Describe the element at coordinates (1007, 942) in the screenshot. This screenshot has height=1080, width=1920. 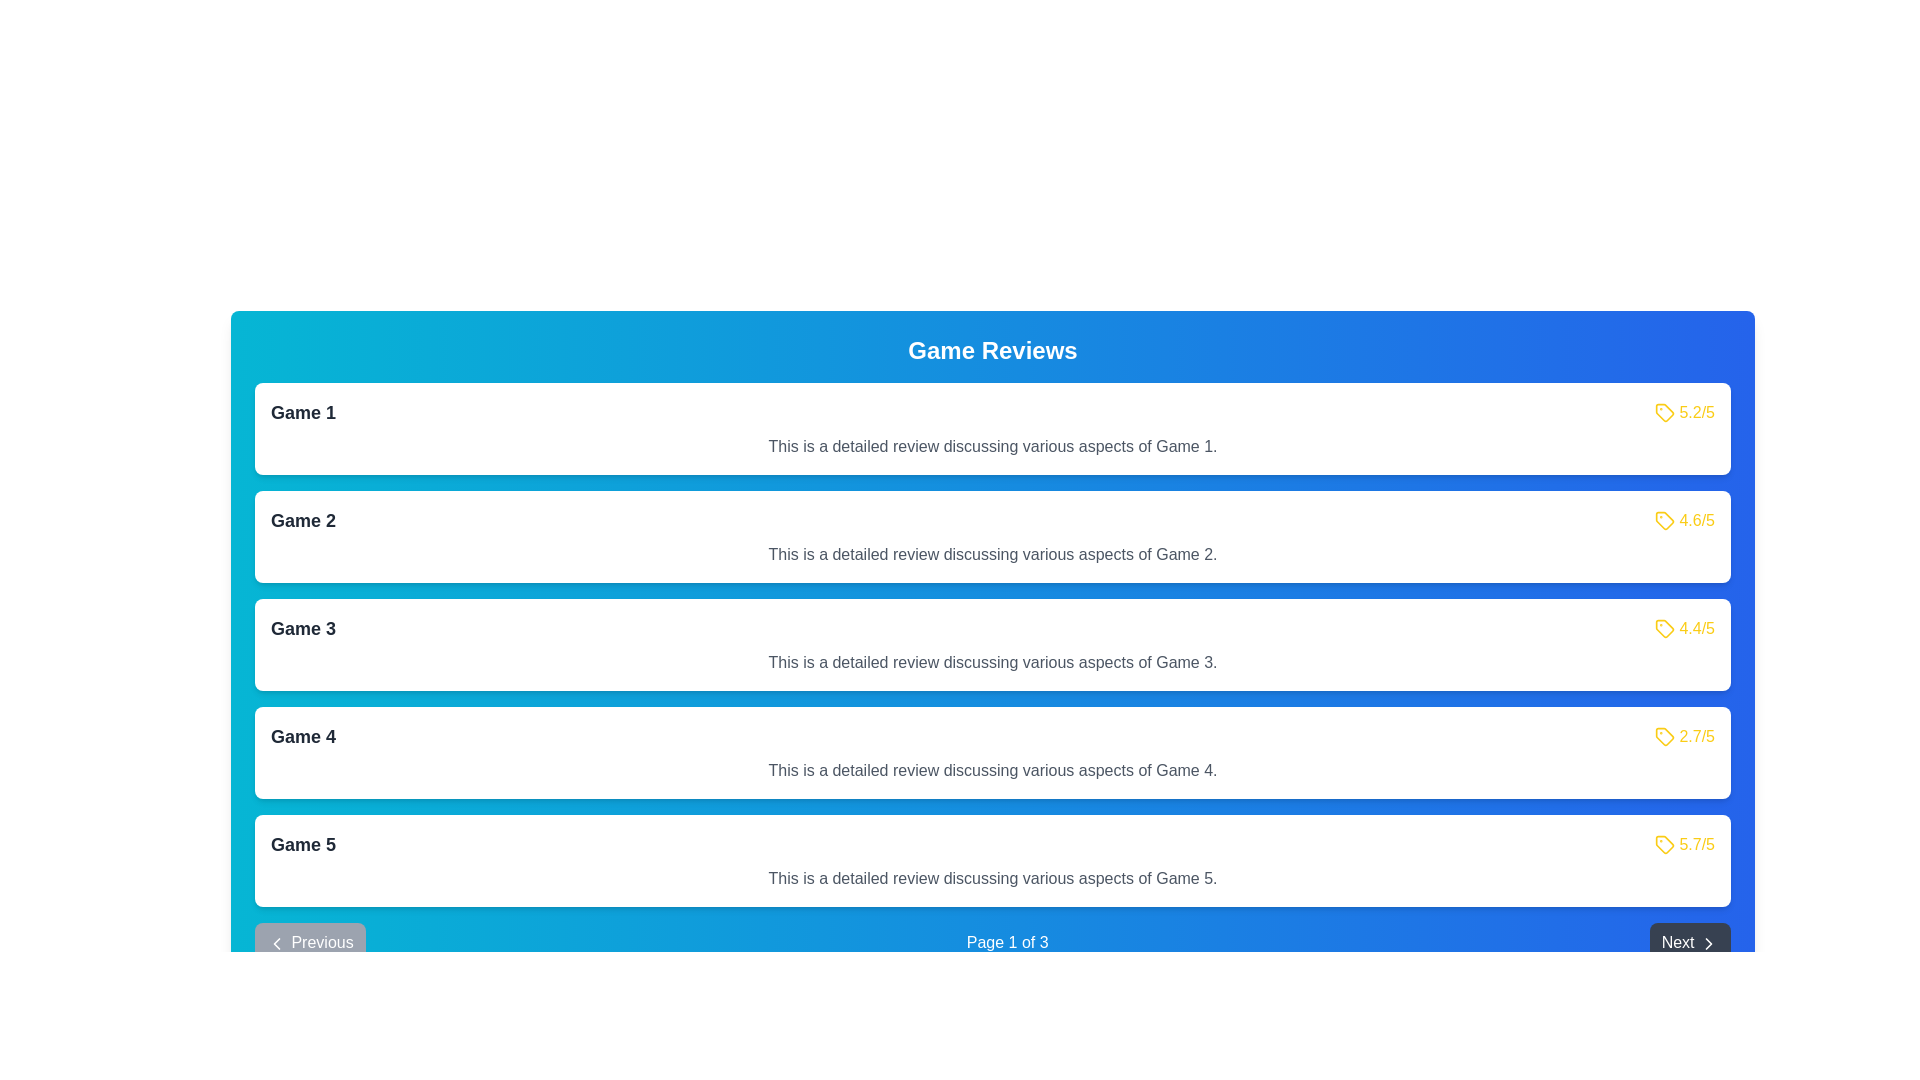
I see `the text label that displays the current page number and total number of pages in the pagination scheme, located between the 'Previous' and 'Next' buttons` at that location.